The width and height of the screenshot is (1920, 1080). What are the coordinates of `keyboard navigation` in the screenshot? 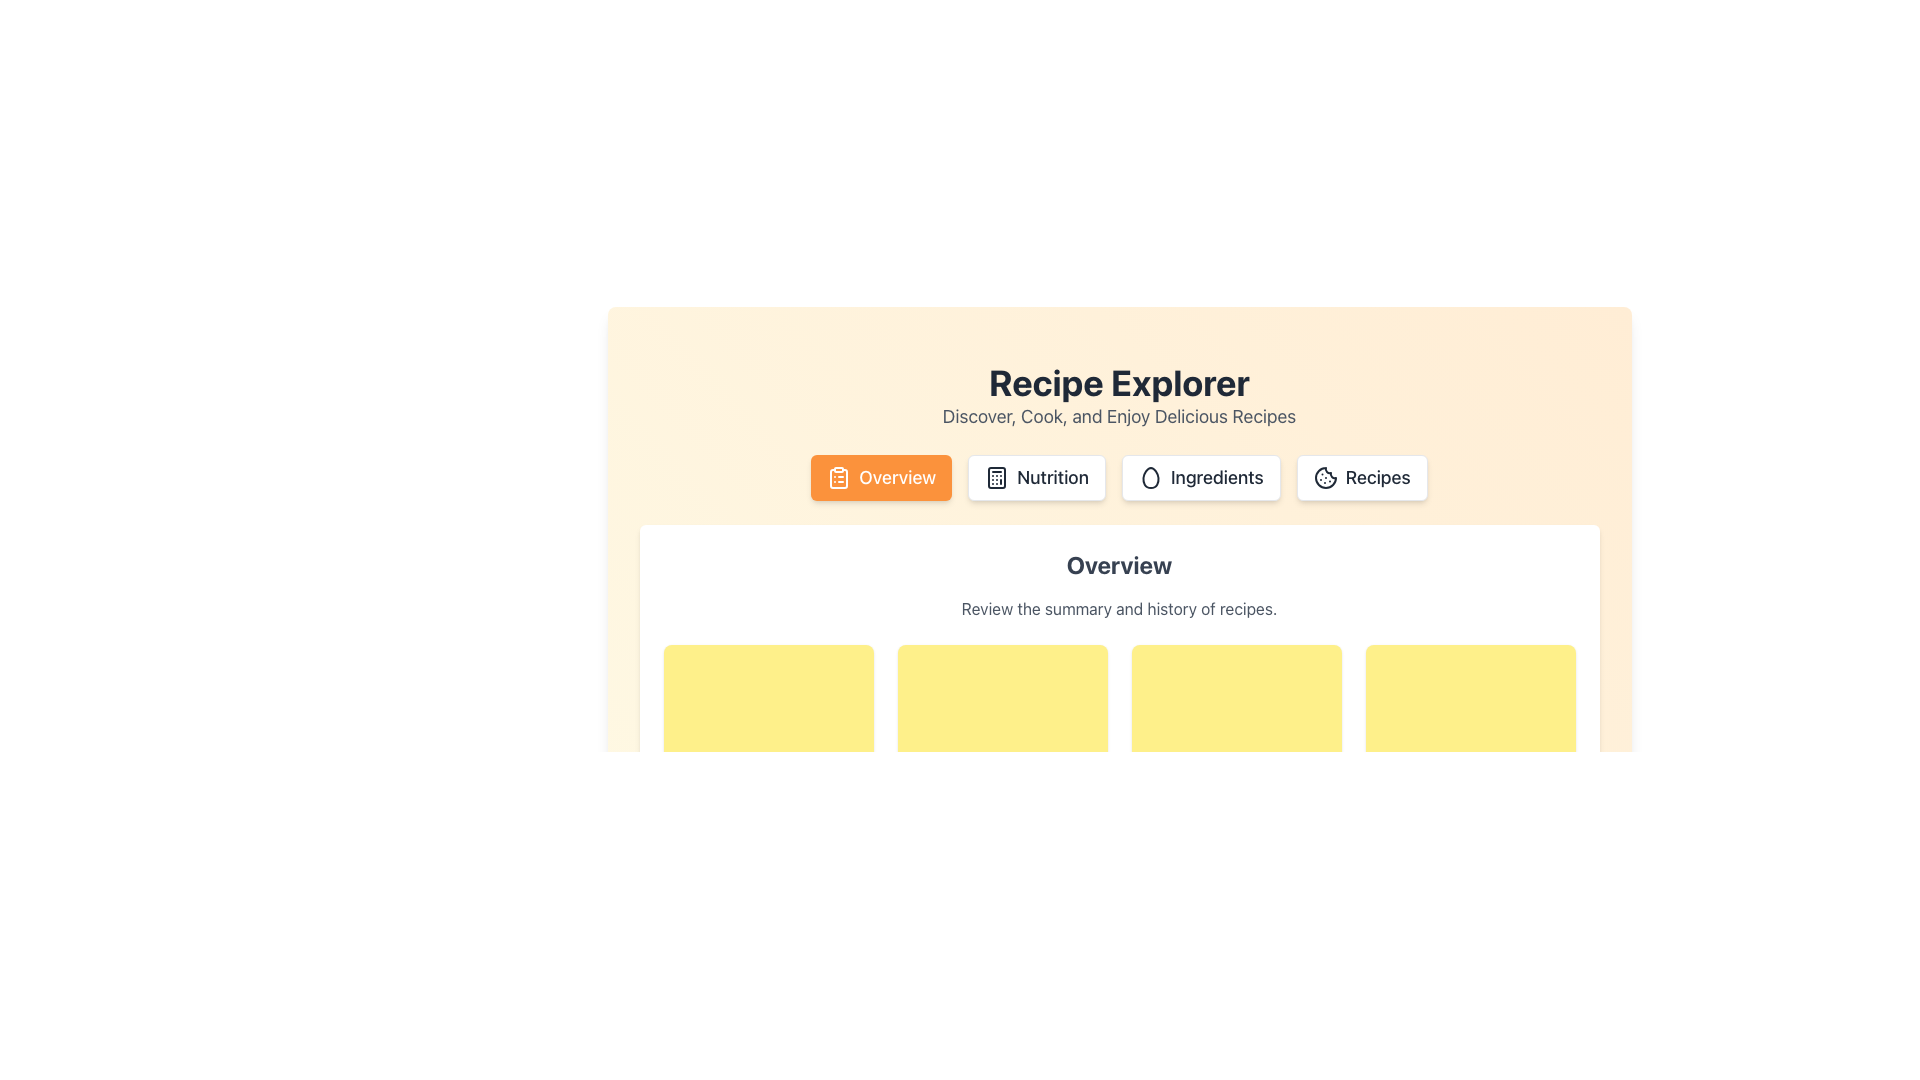 It's located at (1361, 478).